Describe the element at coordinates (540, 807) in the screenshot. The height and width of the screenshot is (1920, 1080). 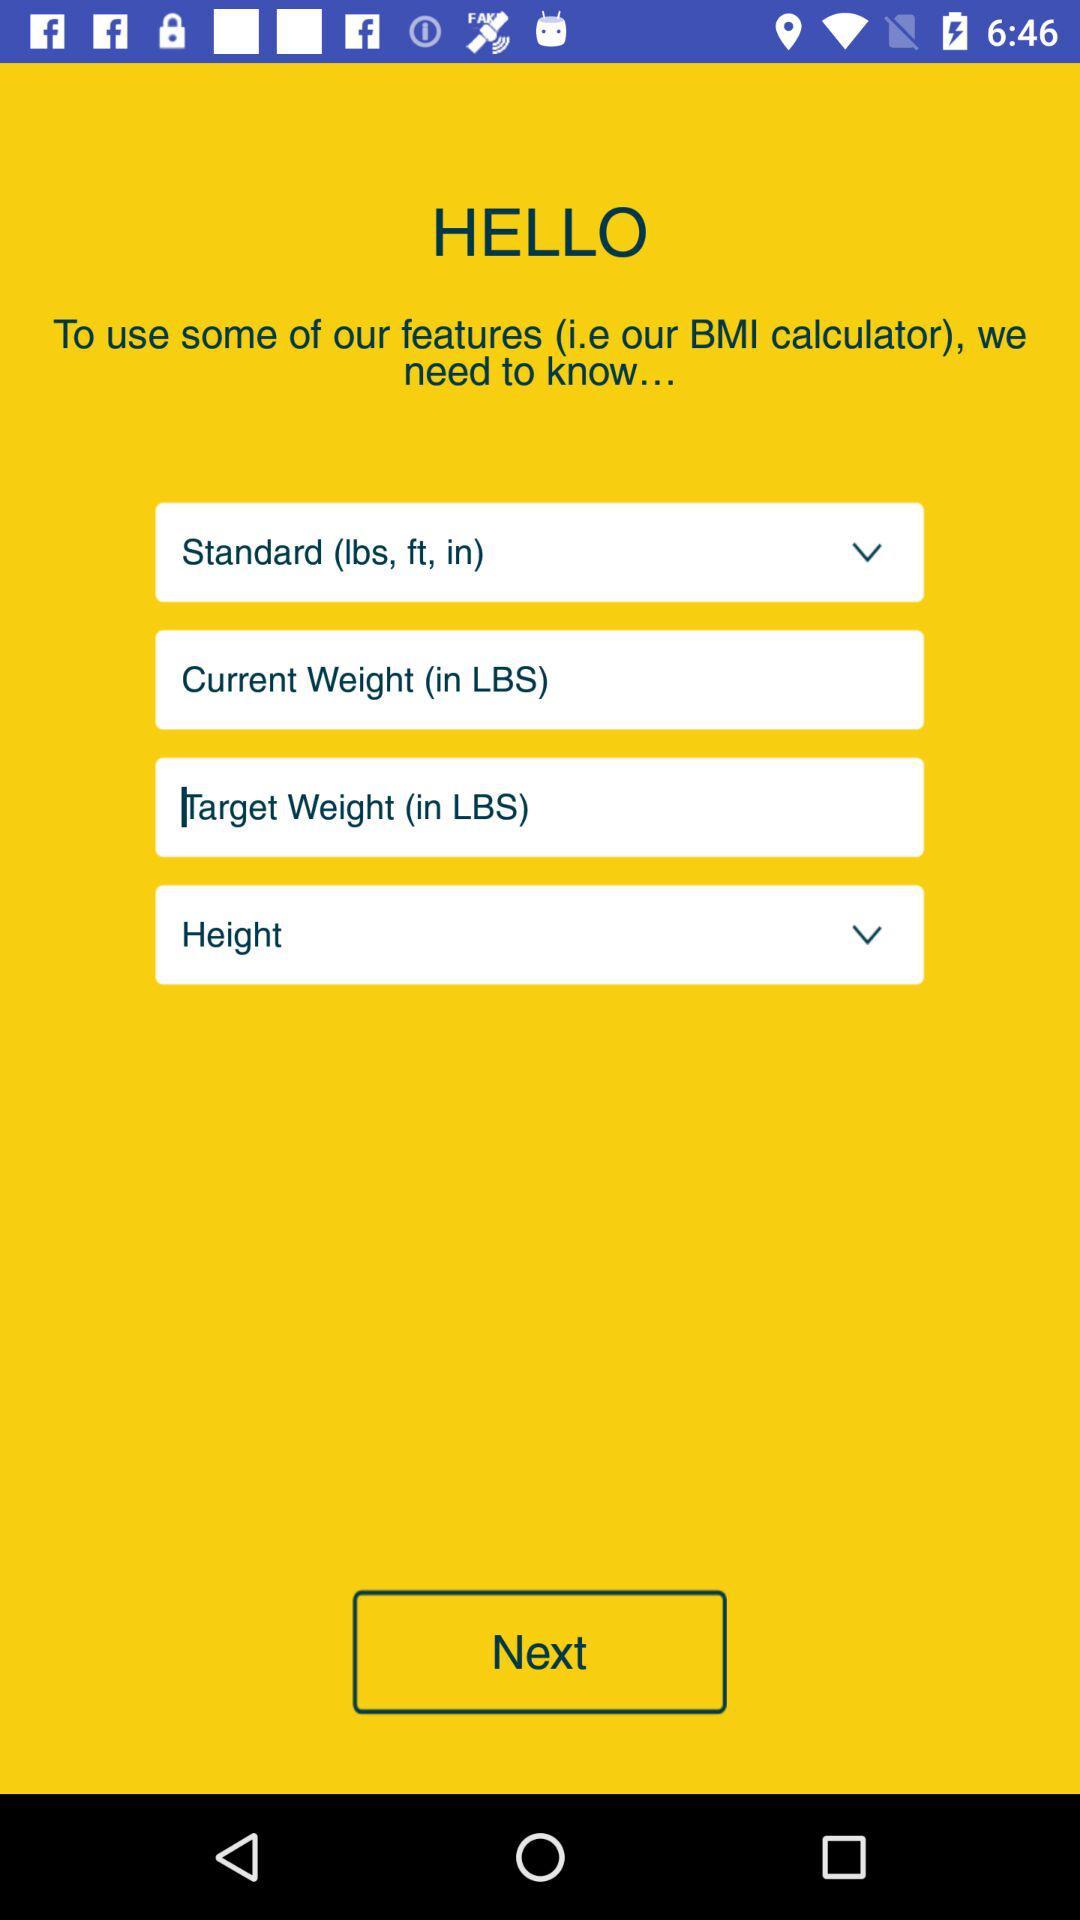
I see `target weight detail` at that location.